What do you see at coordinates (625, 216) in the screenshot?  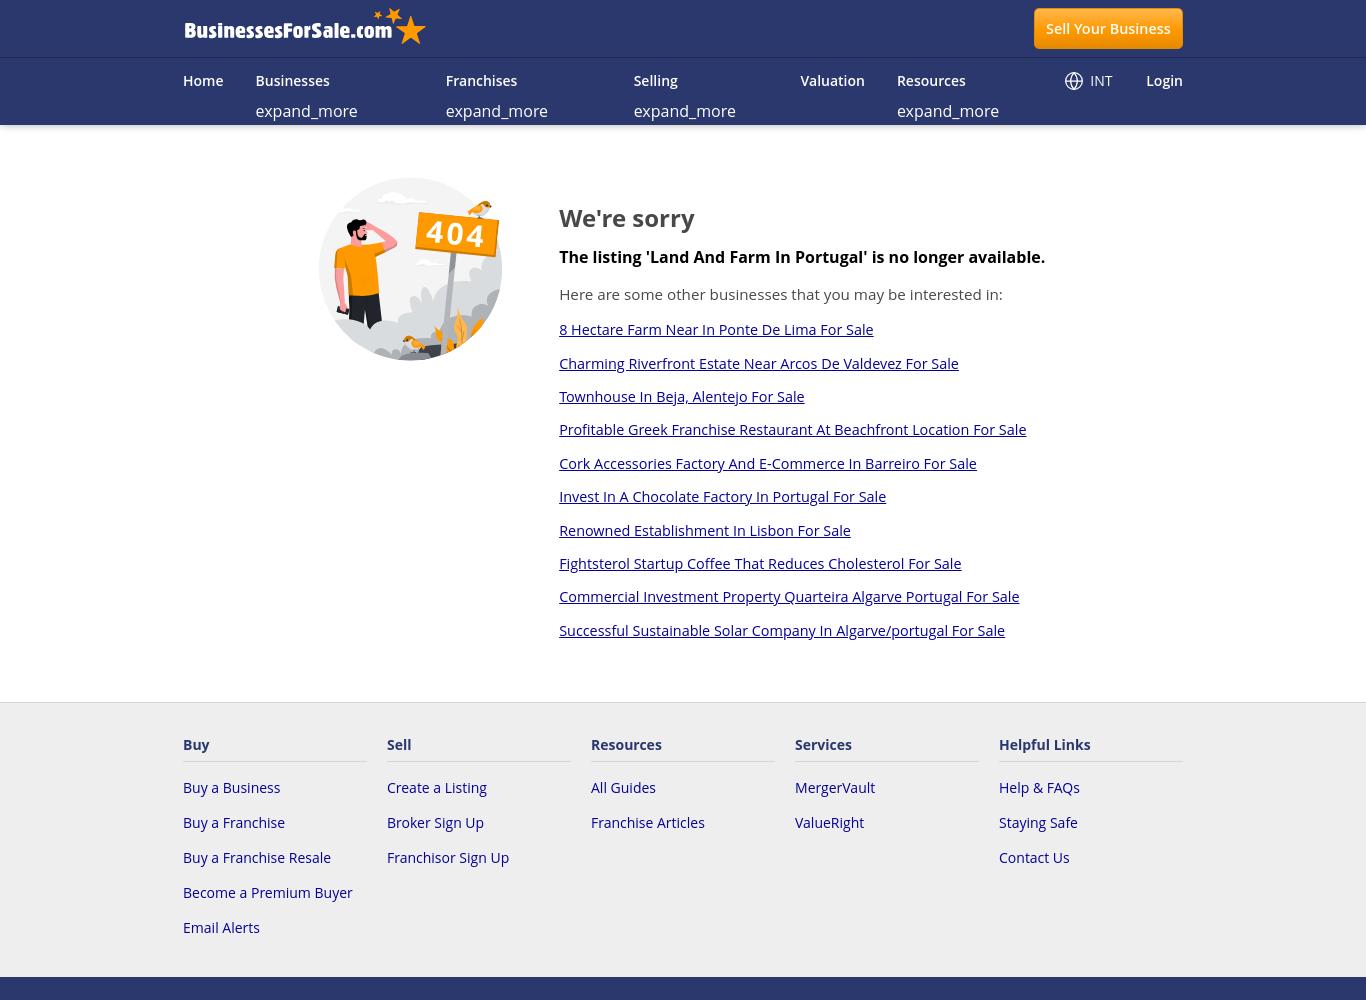 I see `'We're sorry'` at bounding box center [625, 216].